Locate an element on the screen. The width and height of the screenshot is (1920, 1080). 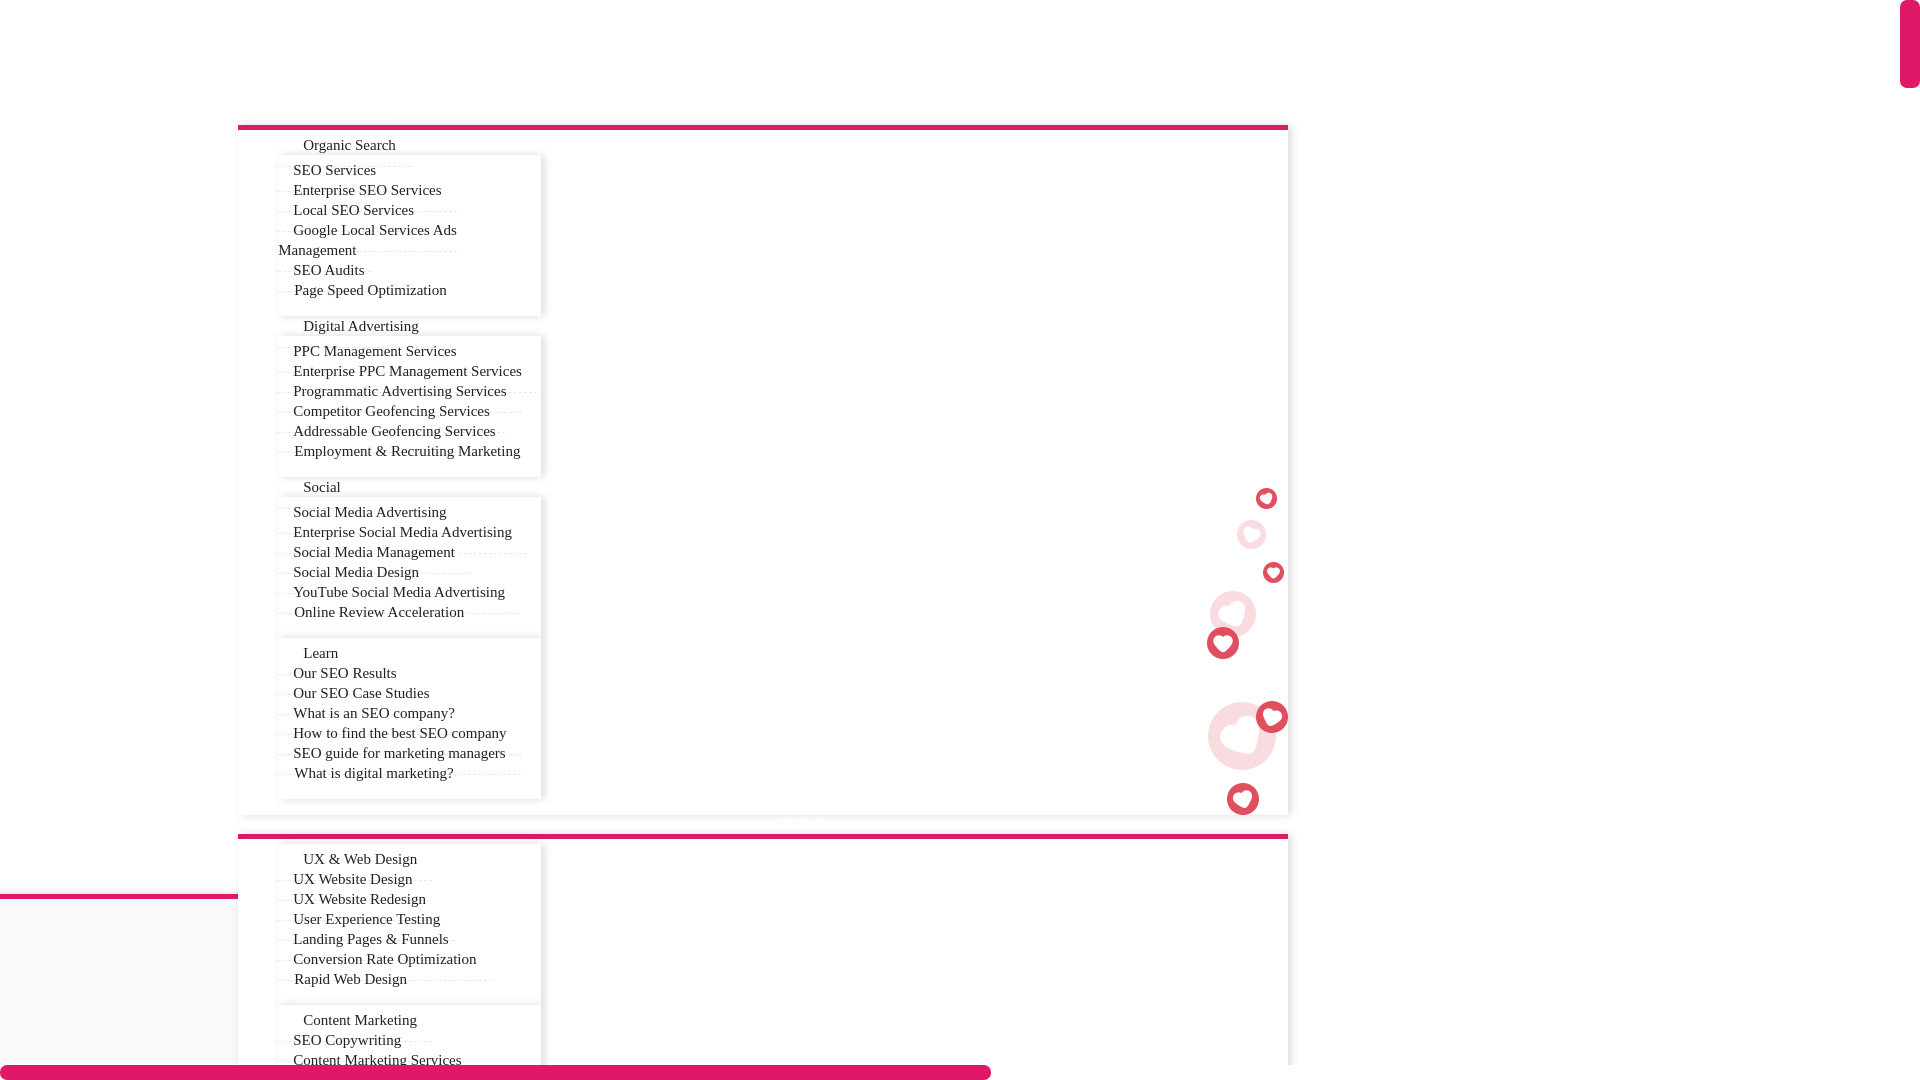
'Social' is located at coordinates (277, 487).